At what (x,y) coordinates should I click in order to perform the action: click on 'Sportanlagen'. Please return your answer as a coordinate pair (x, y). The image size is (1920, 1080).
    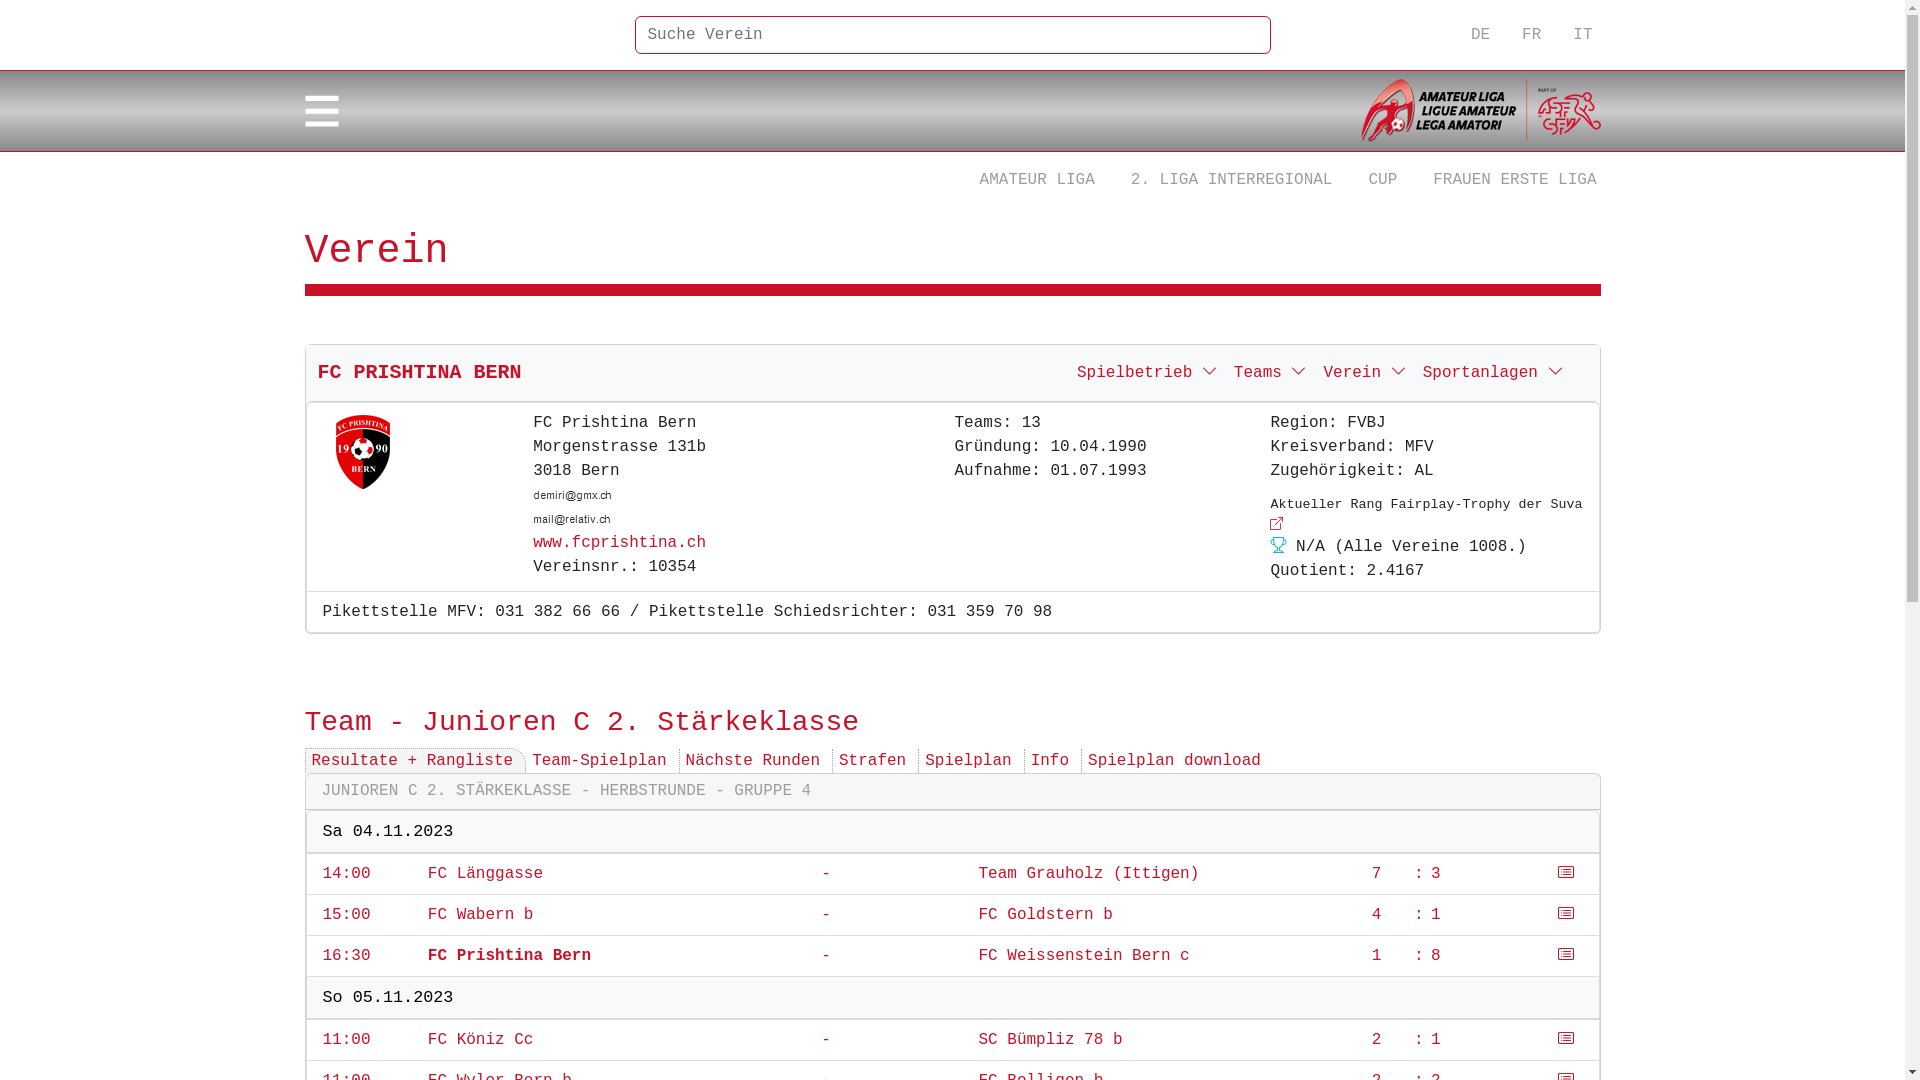
    Looking at the image, I should click on (1493, 373).